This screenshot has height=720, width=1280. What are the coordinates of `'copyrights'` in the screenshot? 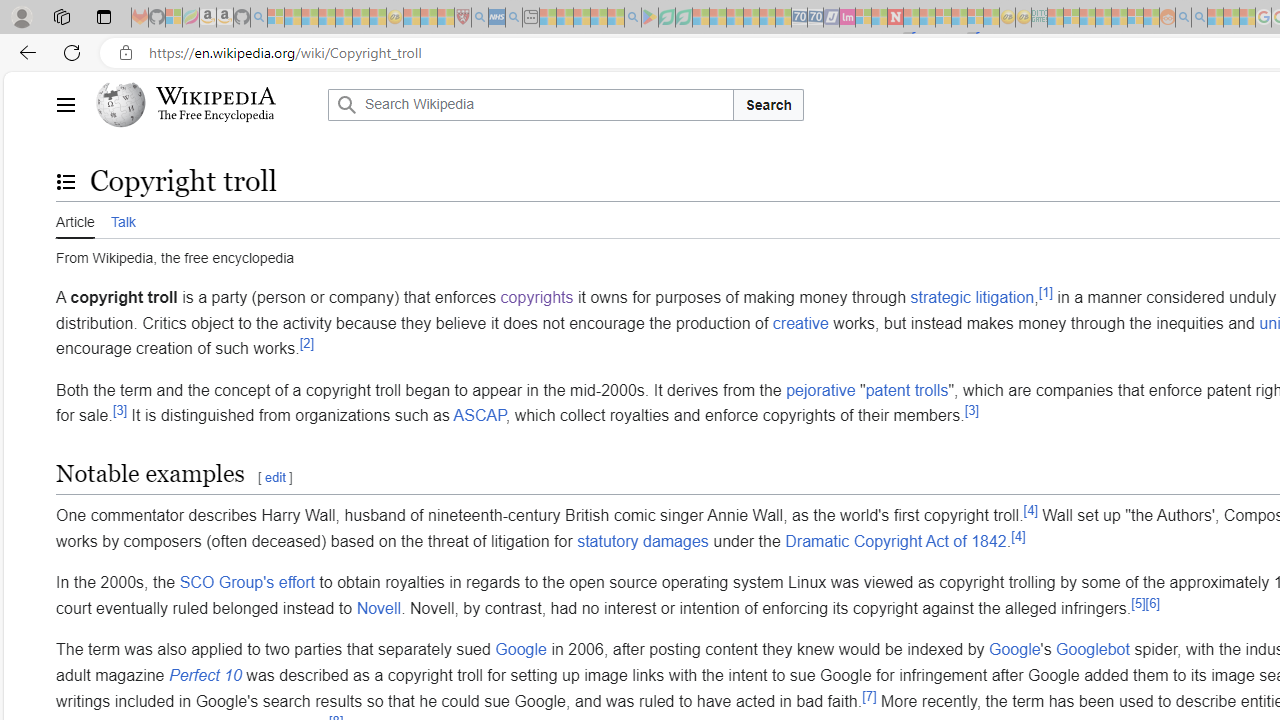 It's located at (536, 297).